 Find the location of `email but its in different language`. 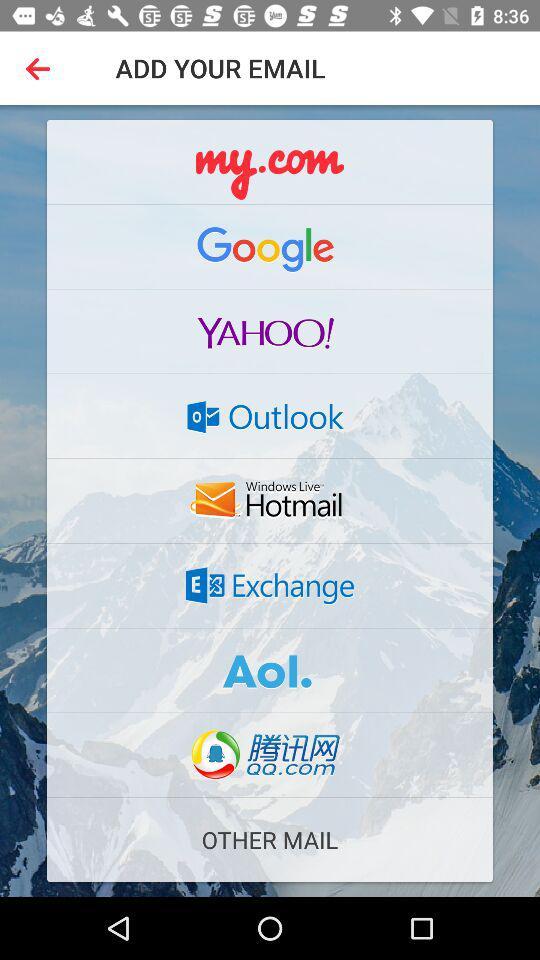

email but its in different language is located at coordinates (270, 754).